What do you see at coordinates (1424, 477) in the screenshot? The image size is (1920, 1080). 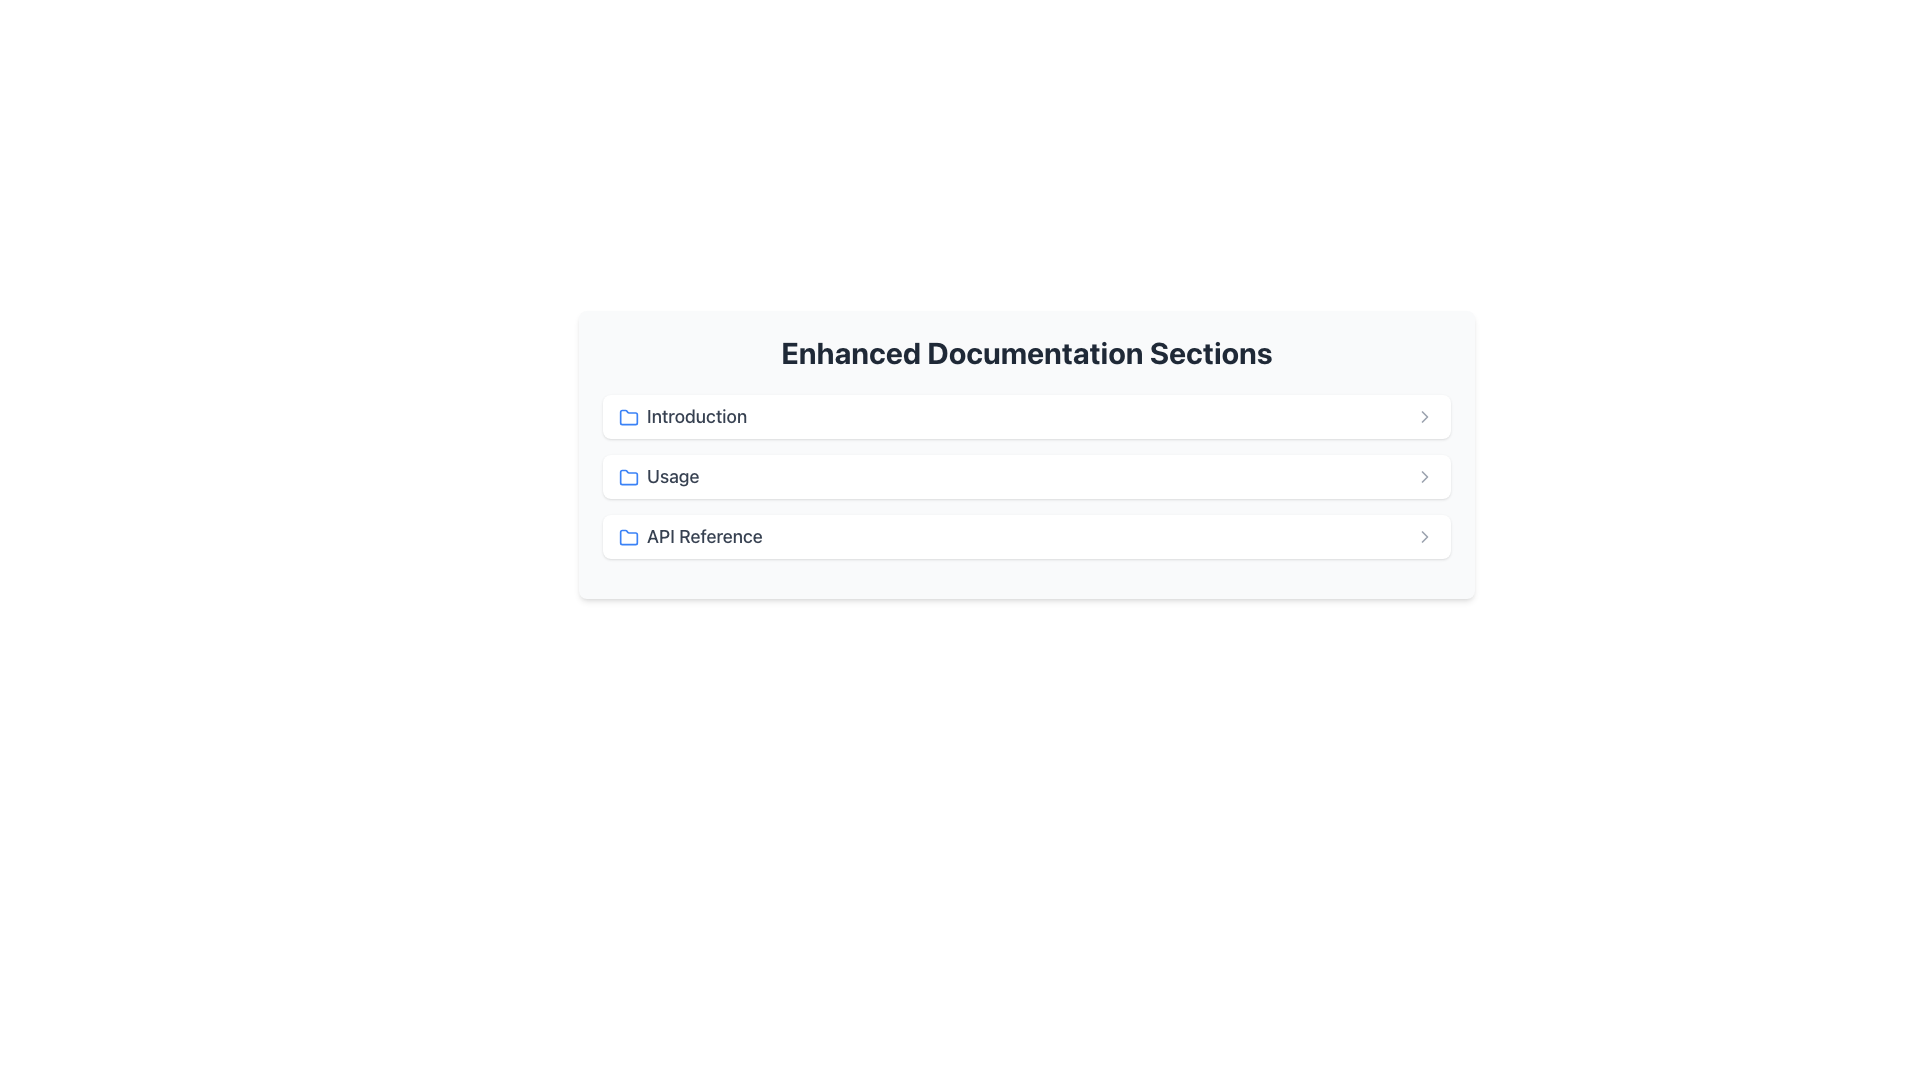 I see `the right-pointing chevron icon located at the far right of the 'API Reference' row in the navigation list` at bounding box center [1424, 477].